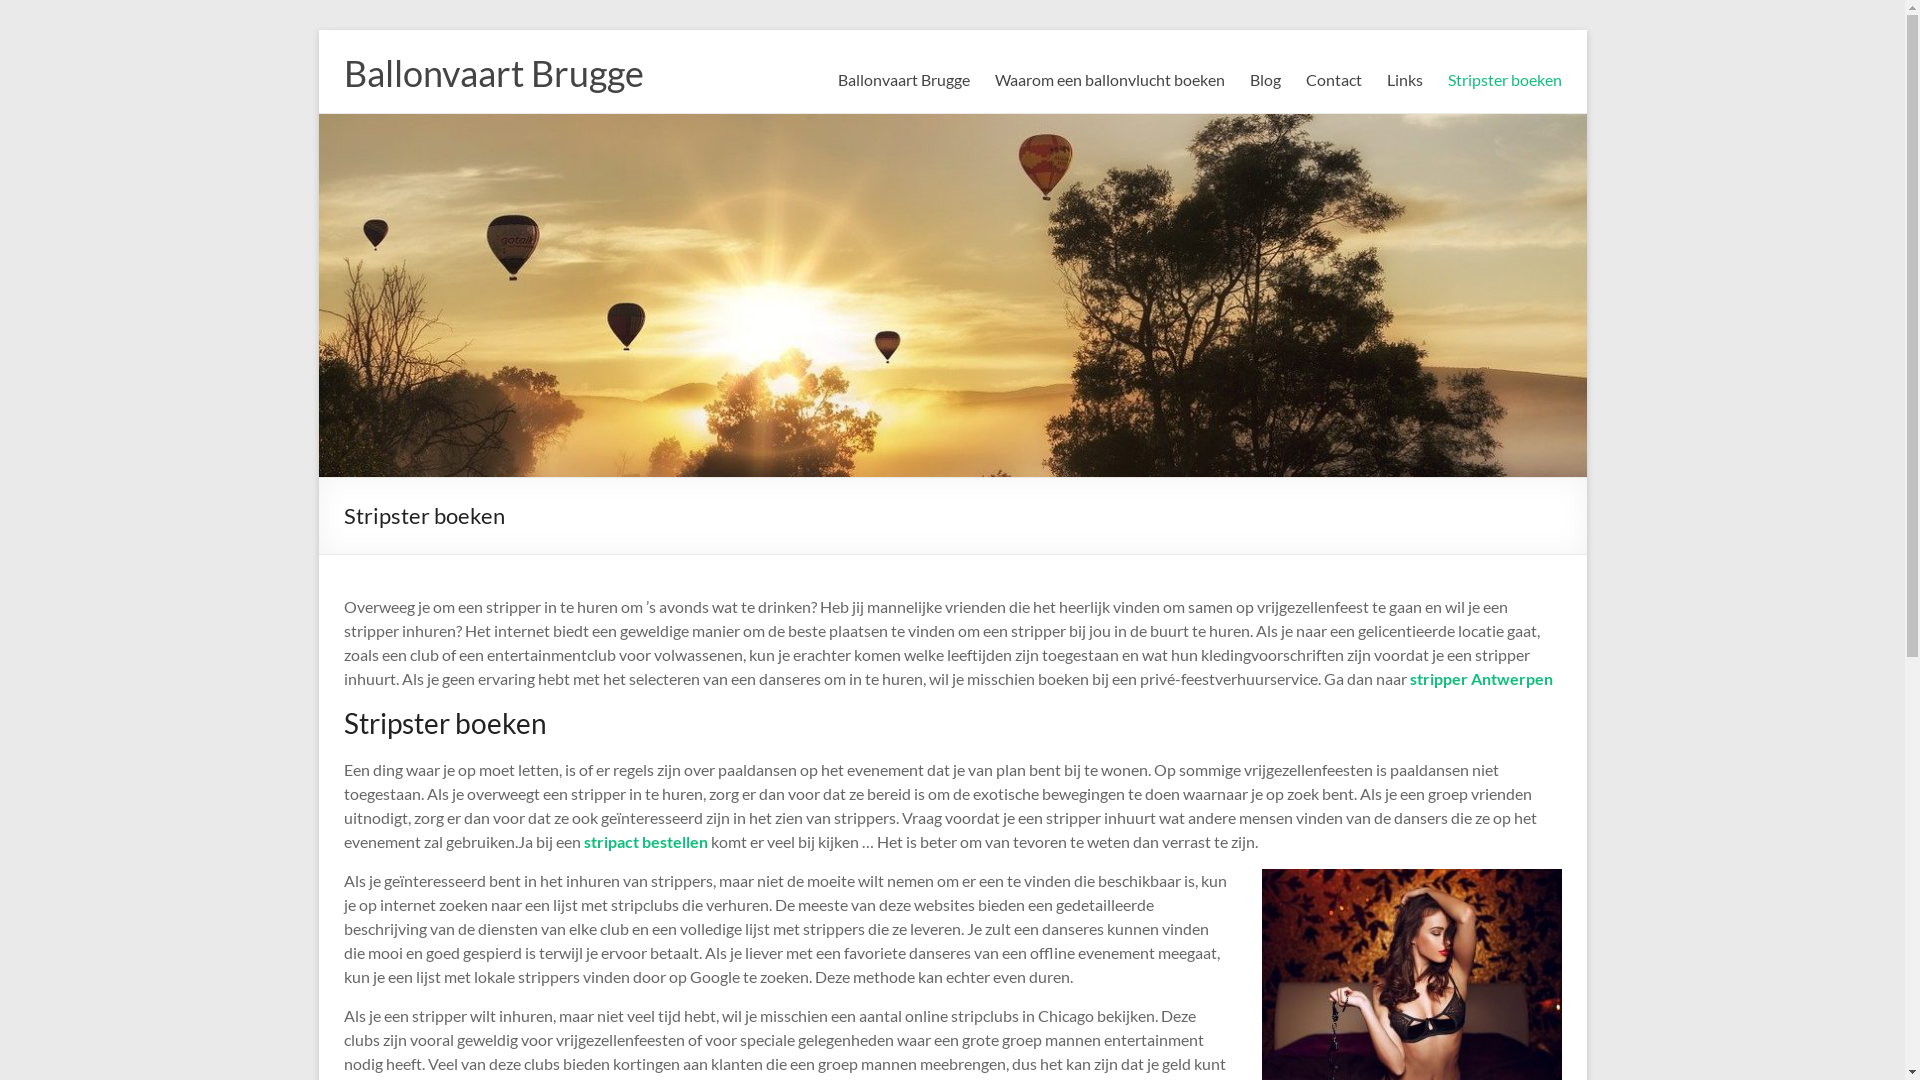 The width and height of the screenshot is (1920, 1080). Describe the element at coordinates (1481, 677) in the screenshot. I see `'stripper Antwerpen'` at that location.